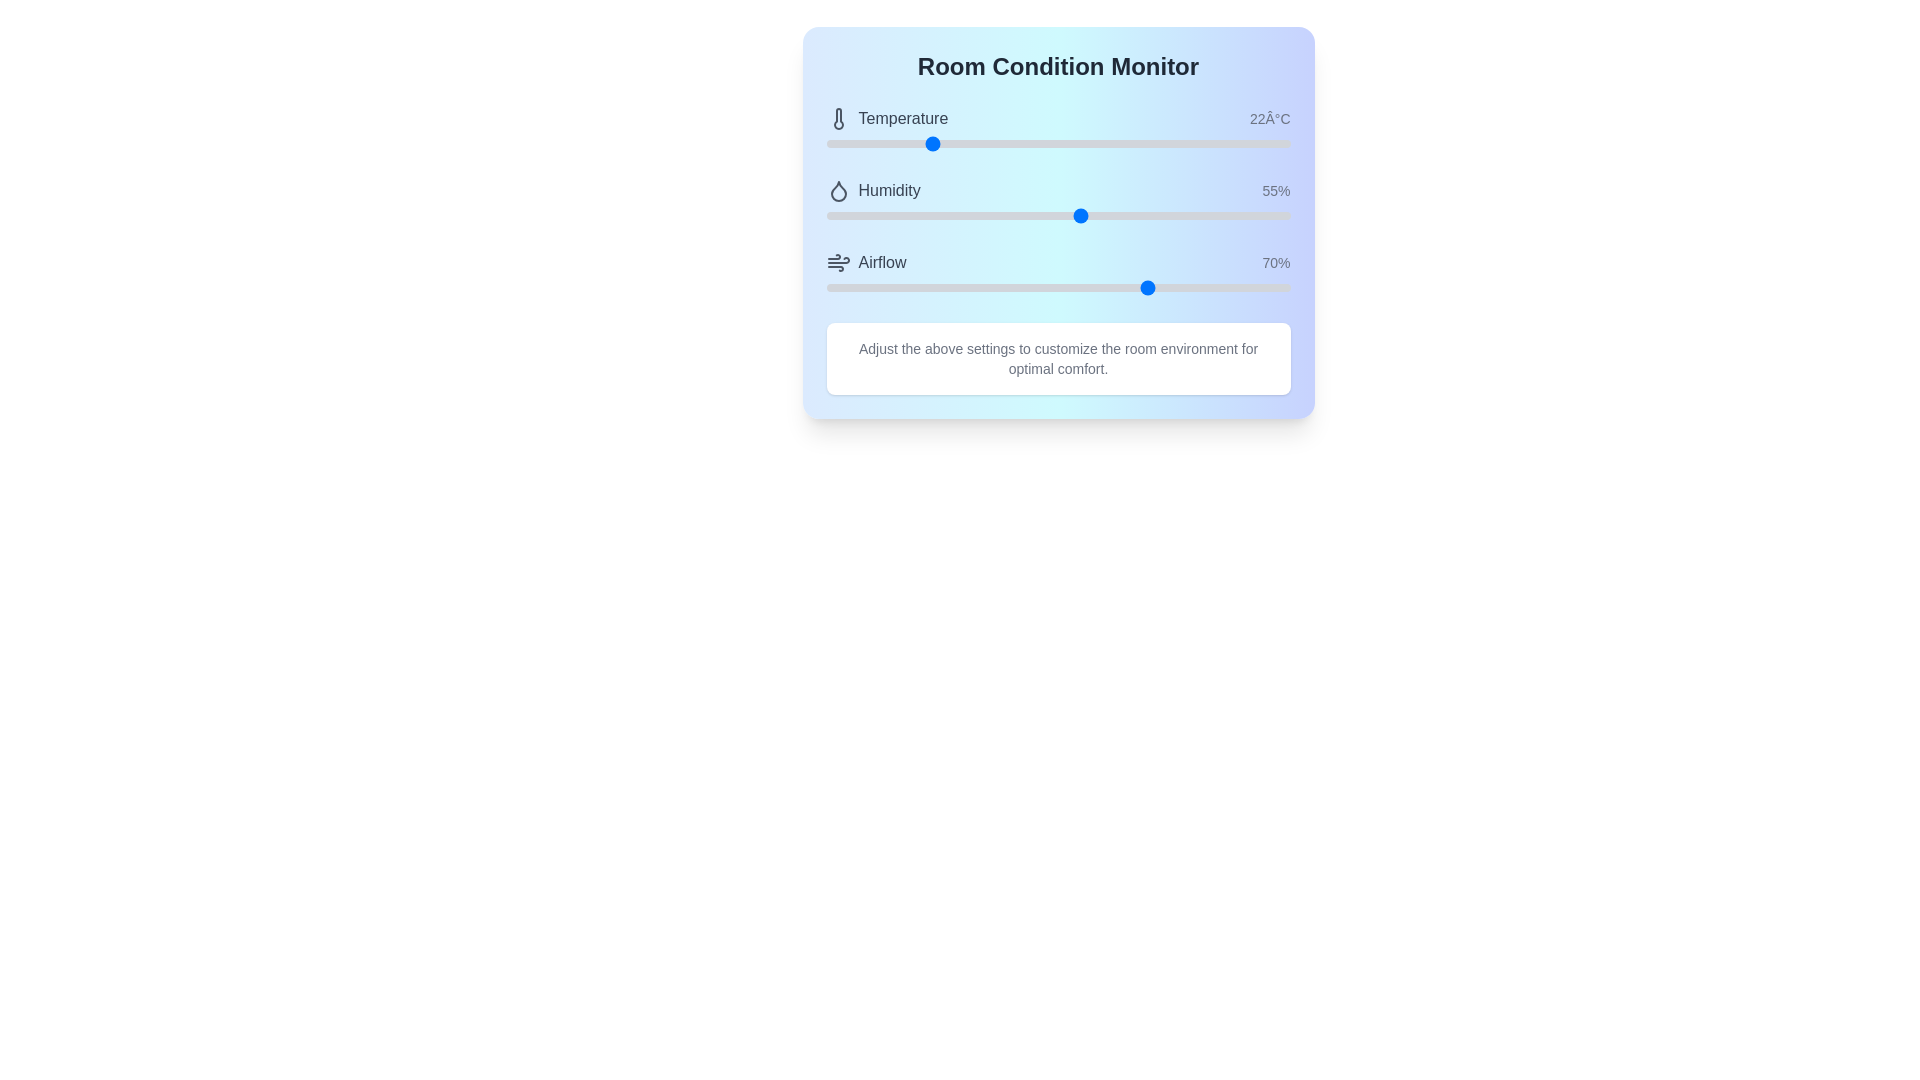 This screenshot has height=1080, width=1920. I want to click on airflow level, so click(1062, 288).